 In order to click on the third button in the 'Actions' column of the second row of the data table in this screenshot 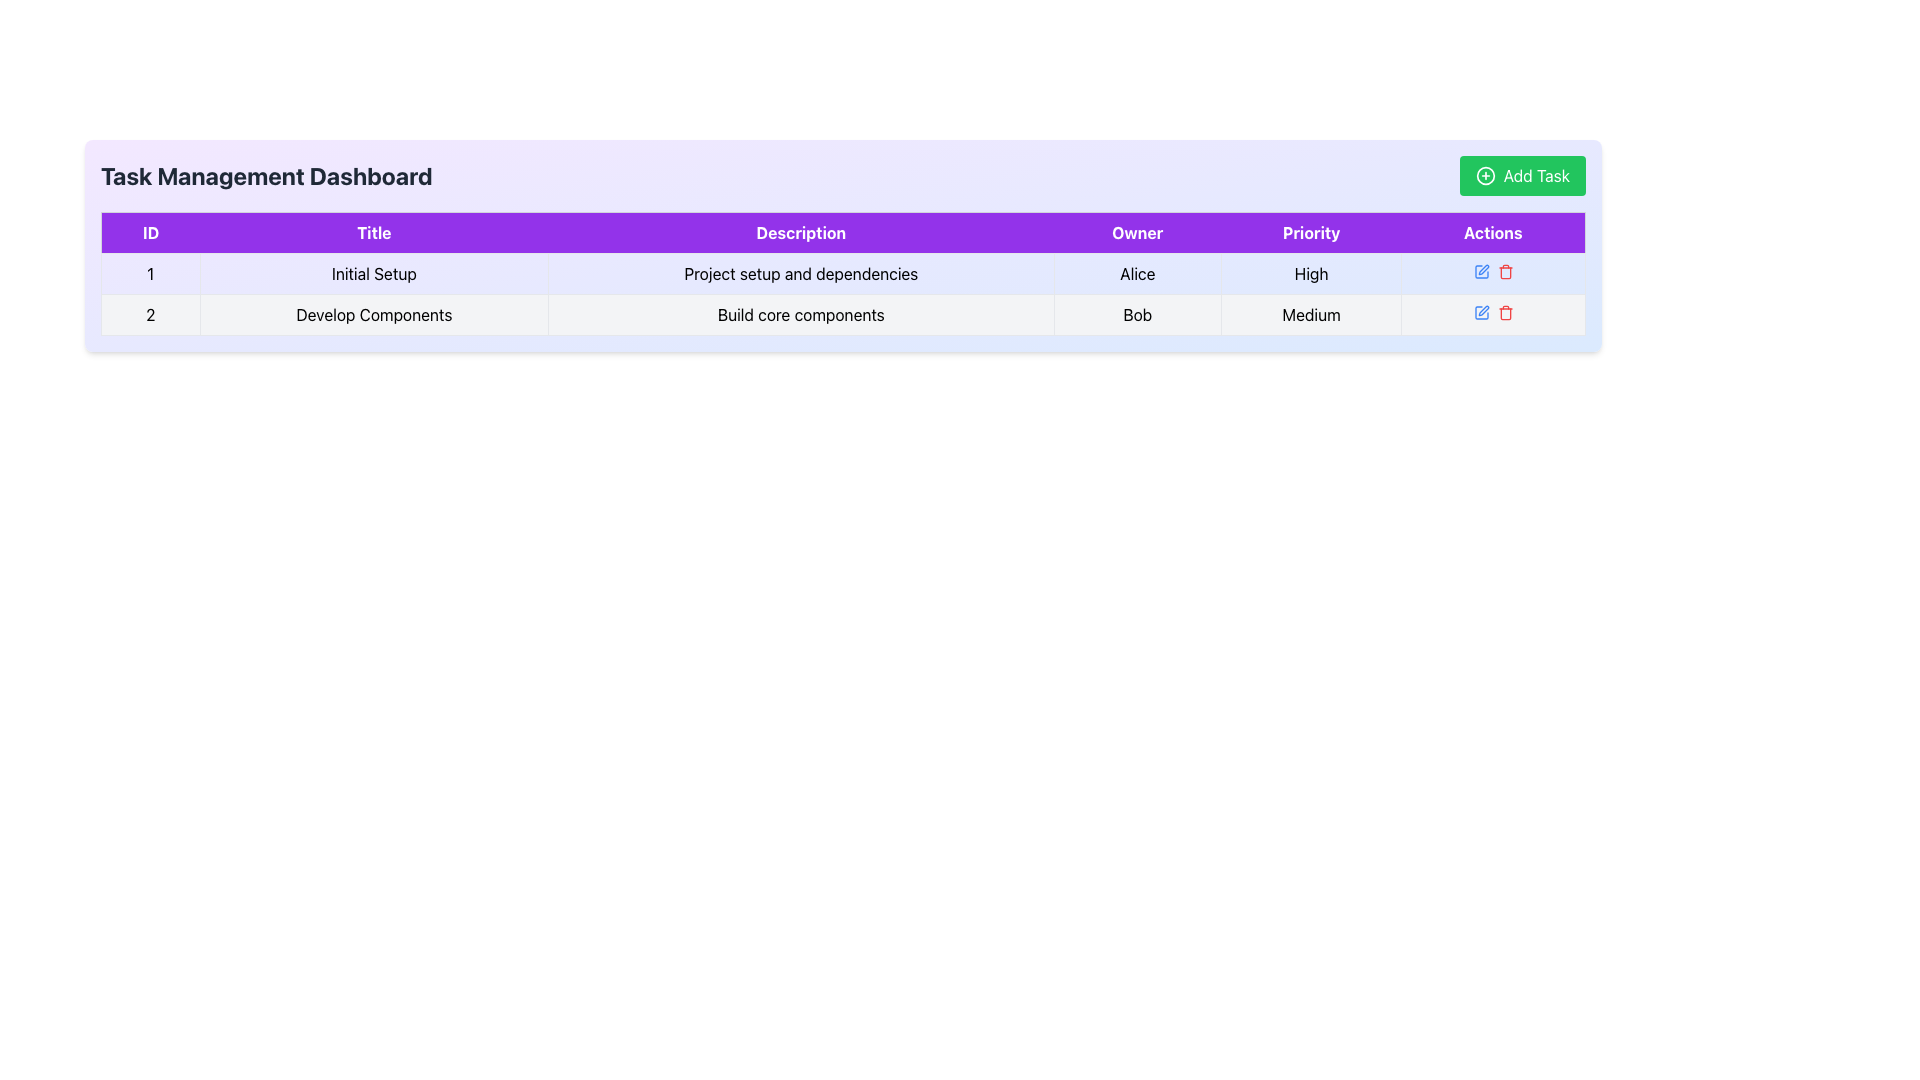, I will do `click(1505, 312)`.